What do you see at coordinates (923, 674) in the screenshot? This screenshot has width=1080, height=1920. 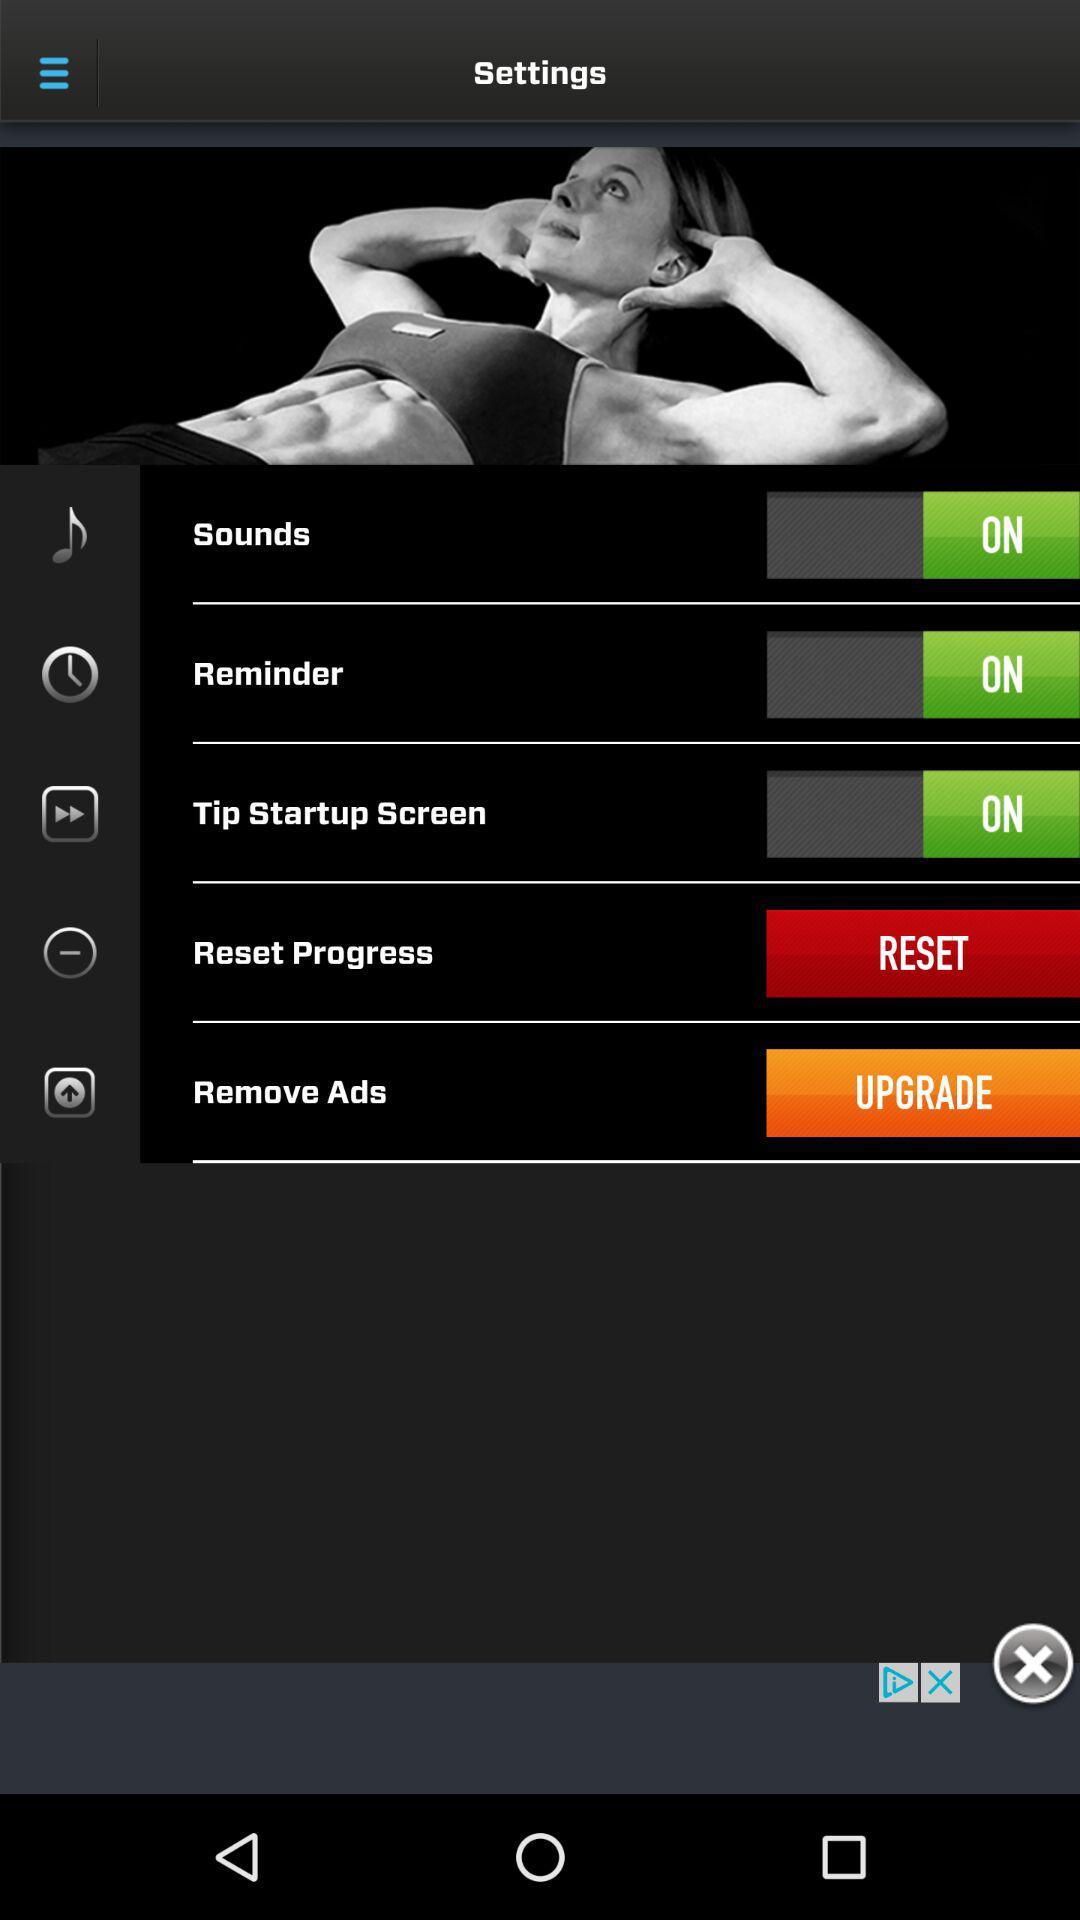 I see `on button` at bounding box center [923, 674].